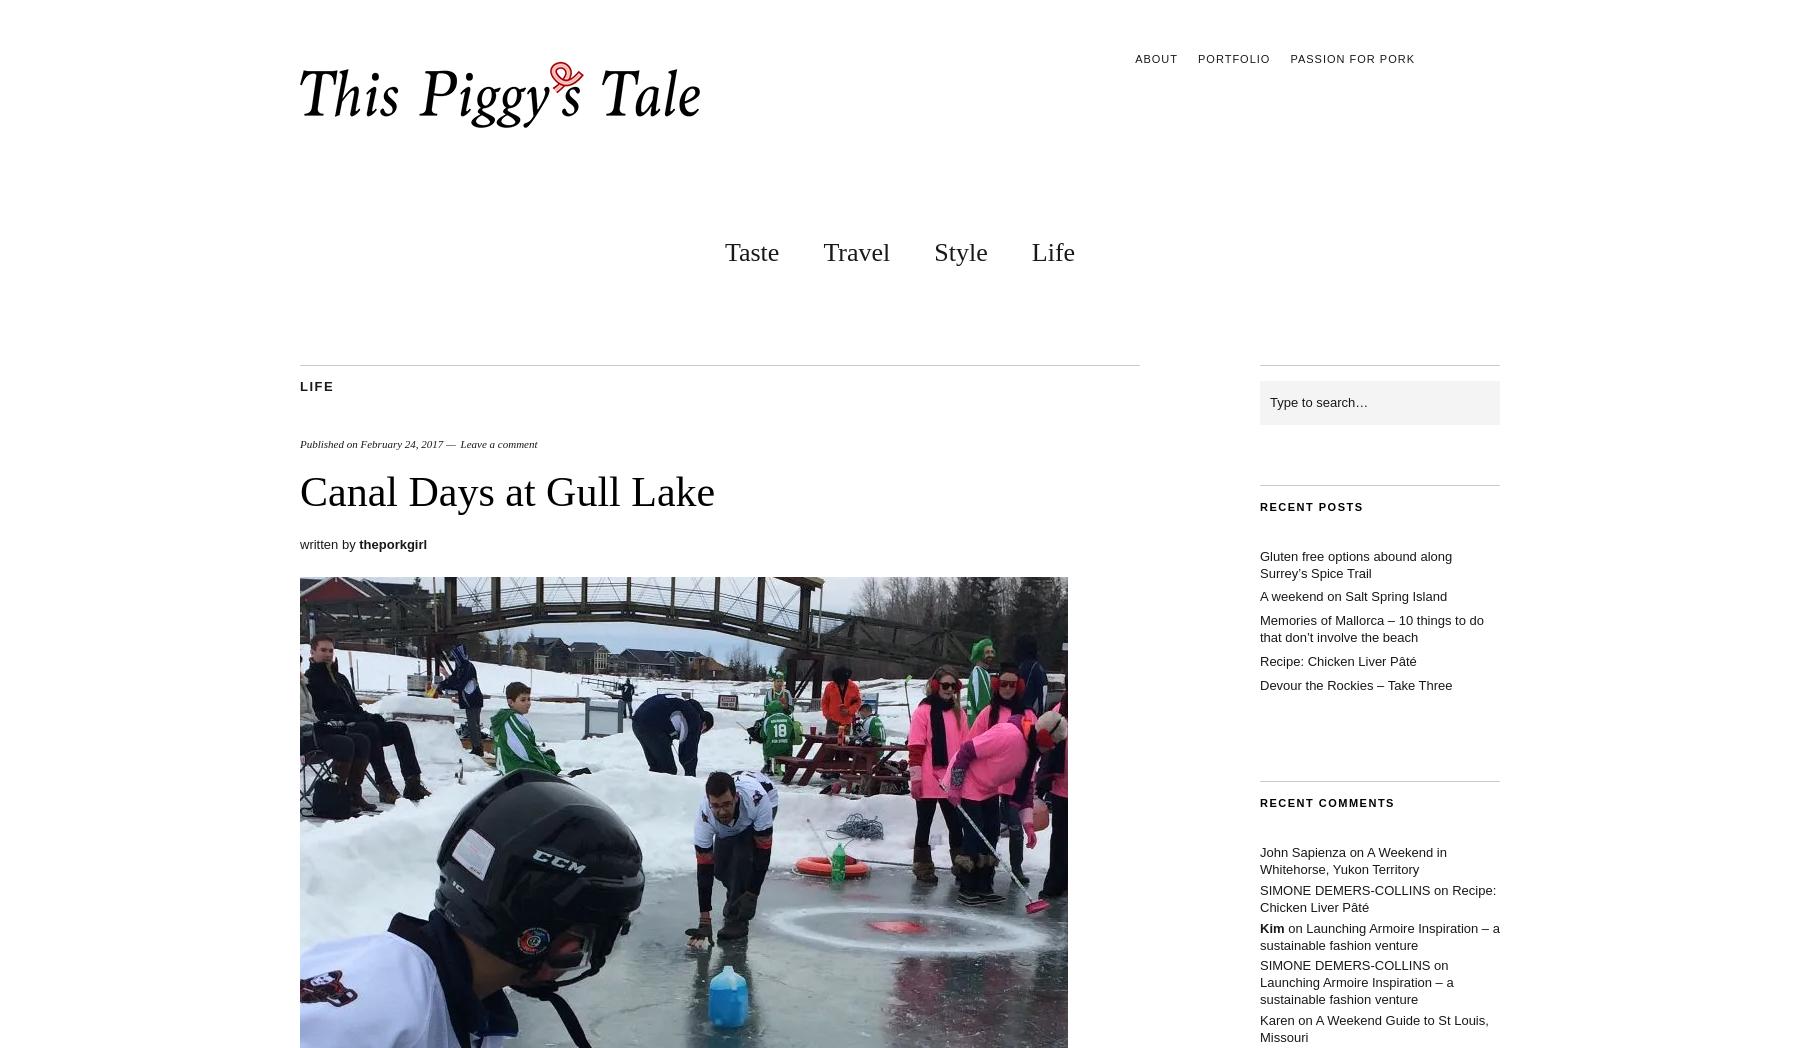 Image resolution: width=1800 pixels, height=1048 pixels. Describe the element at coordinates (750, 252) in the screenshot. I see `'Taste'` at that location.